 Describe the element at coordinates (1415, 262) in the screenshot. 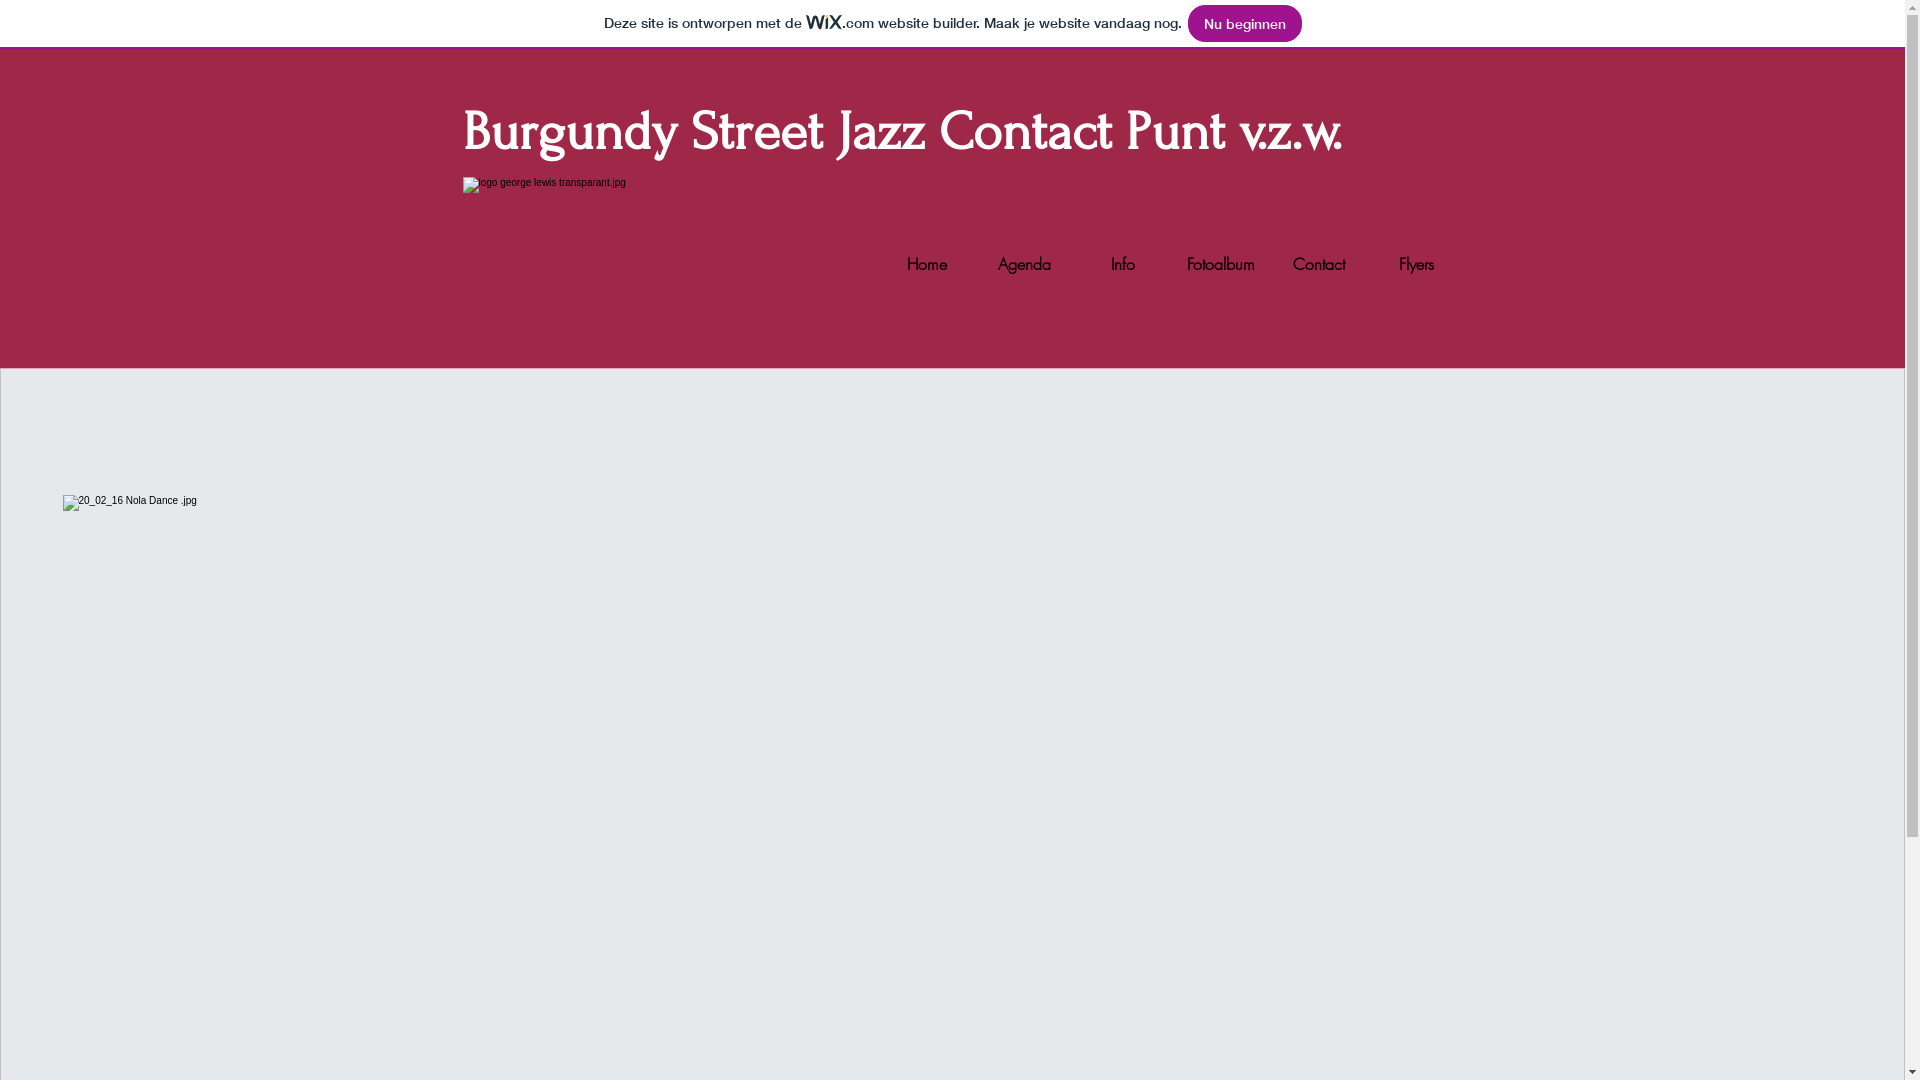

I see `'Flyers'` at that location.